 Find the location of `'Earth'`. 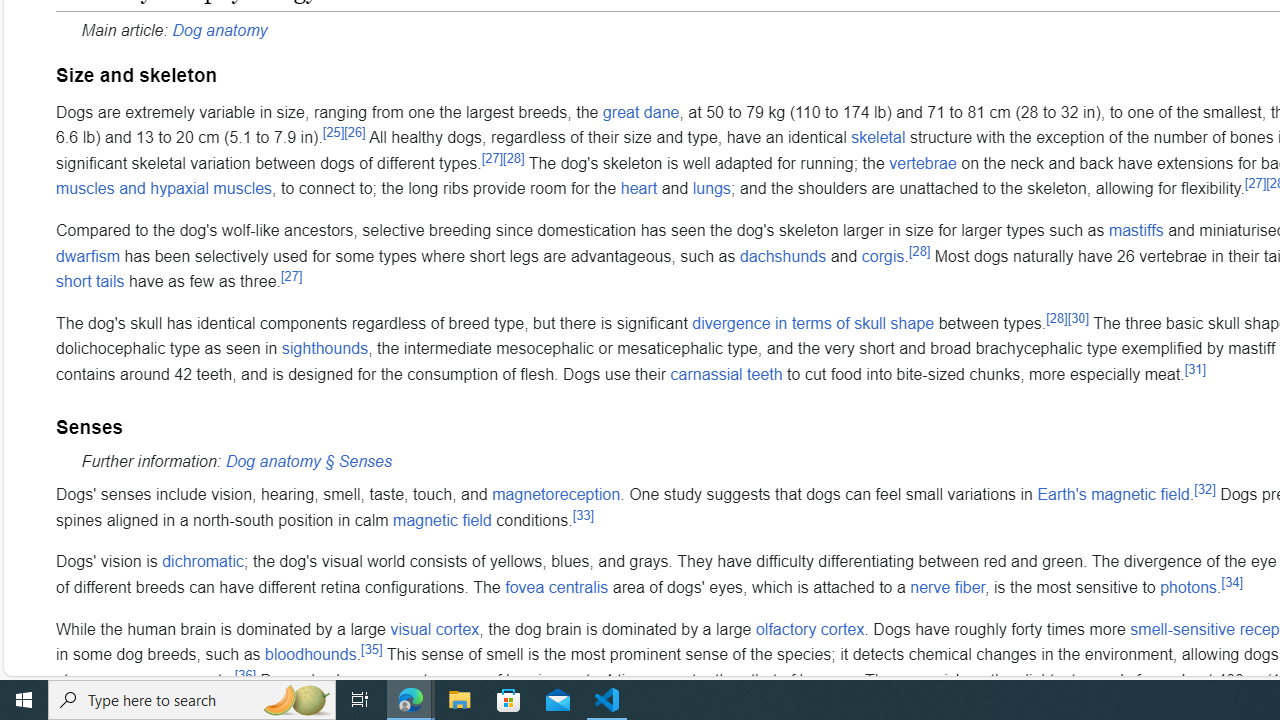

'Earth' is located at coordinates (1112, 495).